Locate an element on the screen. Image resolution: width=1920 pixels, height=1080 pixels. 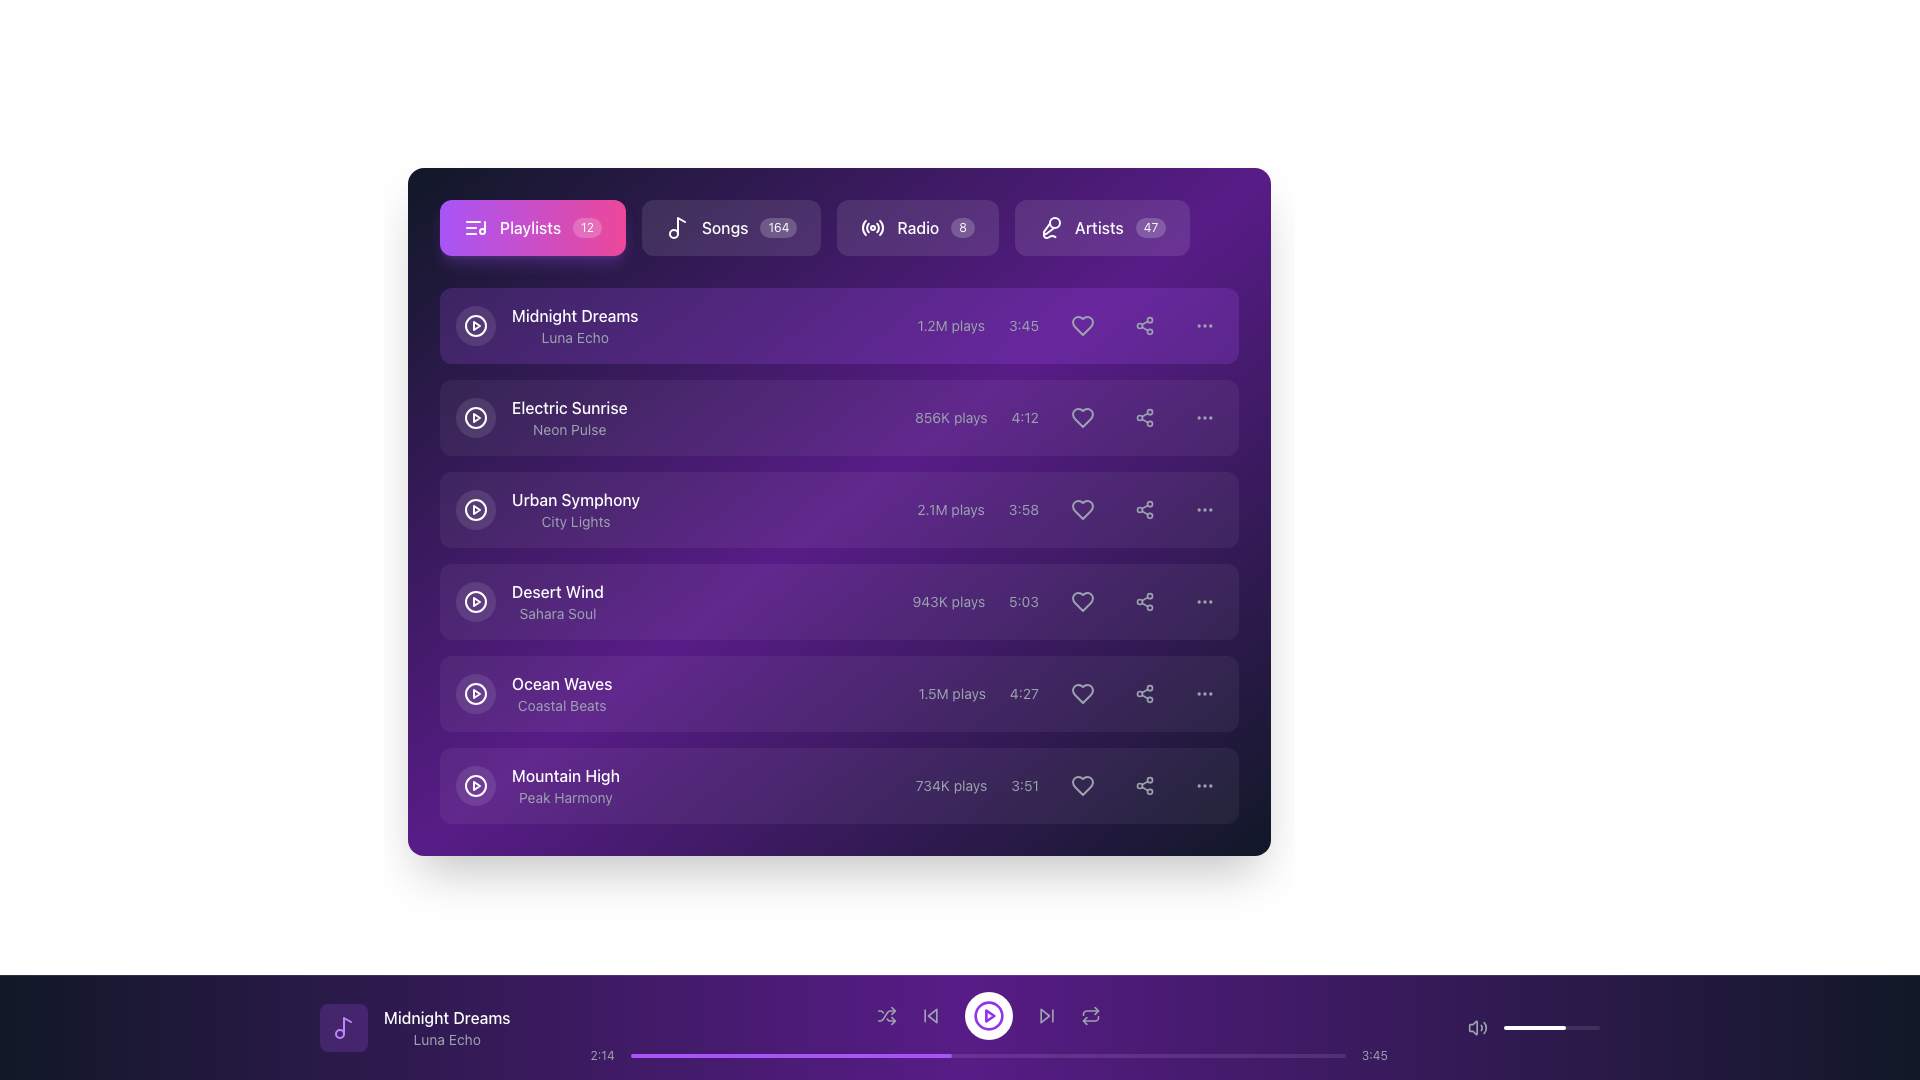
the first media item in the 'Playlists' section is located at coordinates (839, 325).